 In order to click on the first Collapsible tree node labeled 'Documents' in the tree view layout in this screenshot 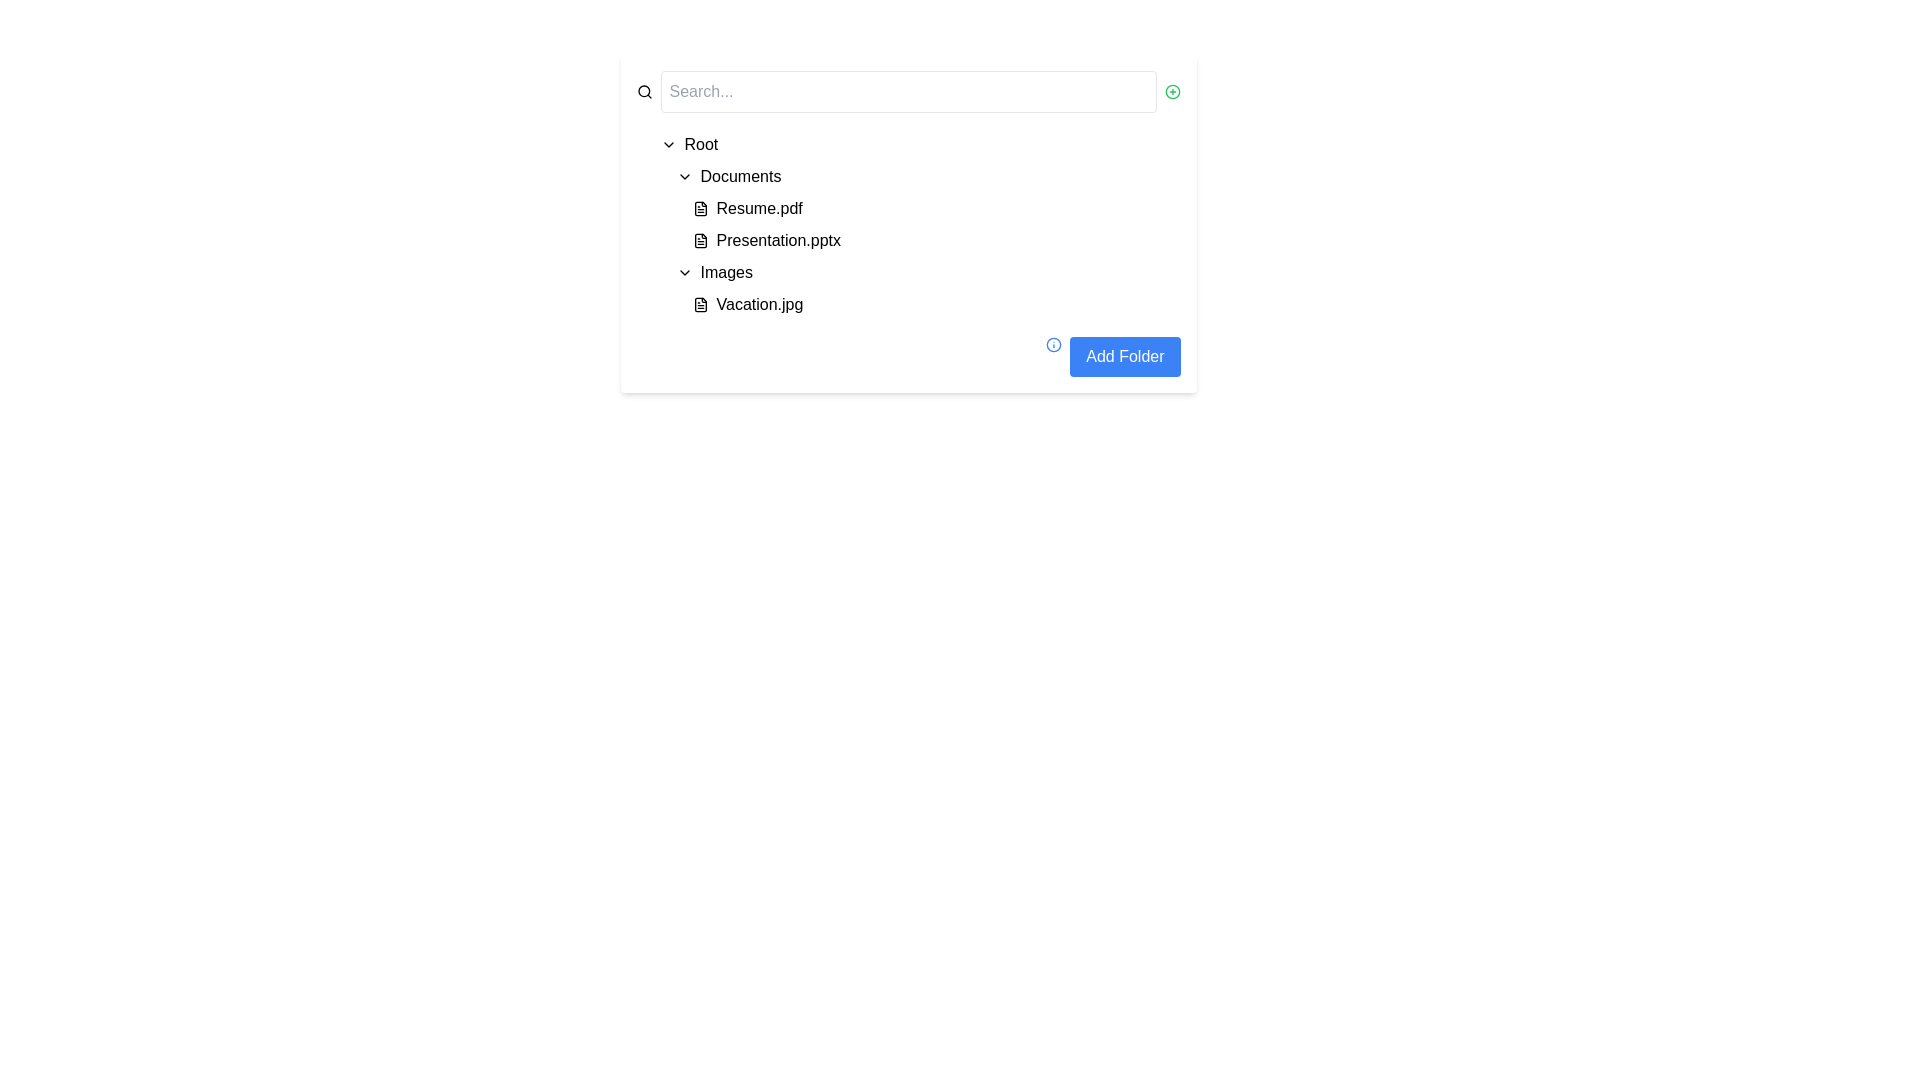, I will do `click(923, 176)`.